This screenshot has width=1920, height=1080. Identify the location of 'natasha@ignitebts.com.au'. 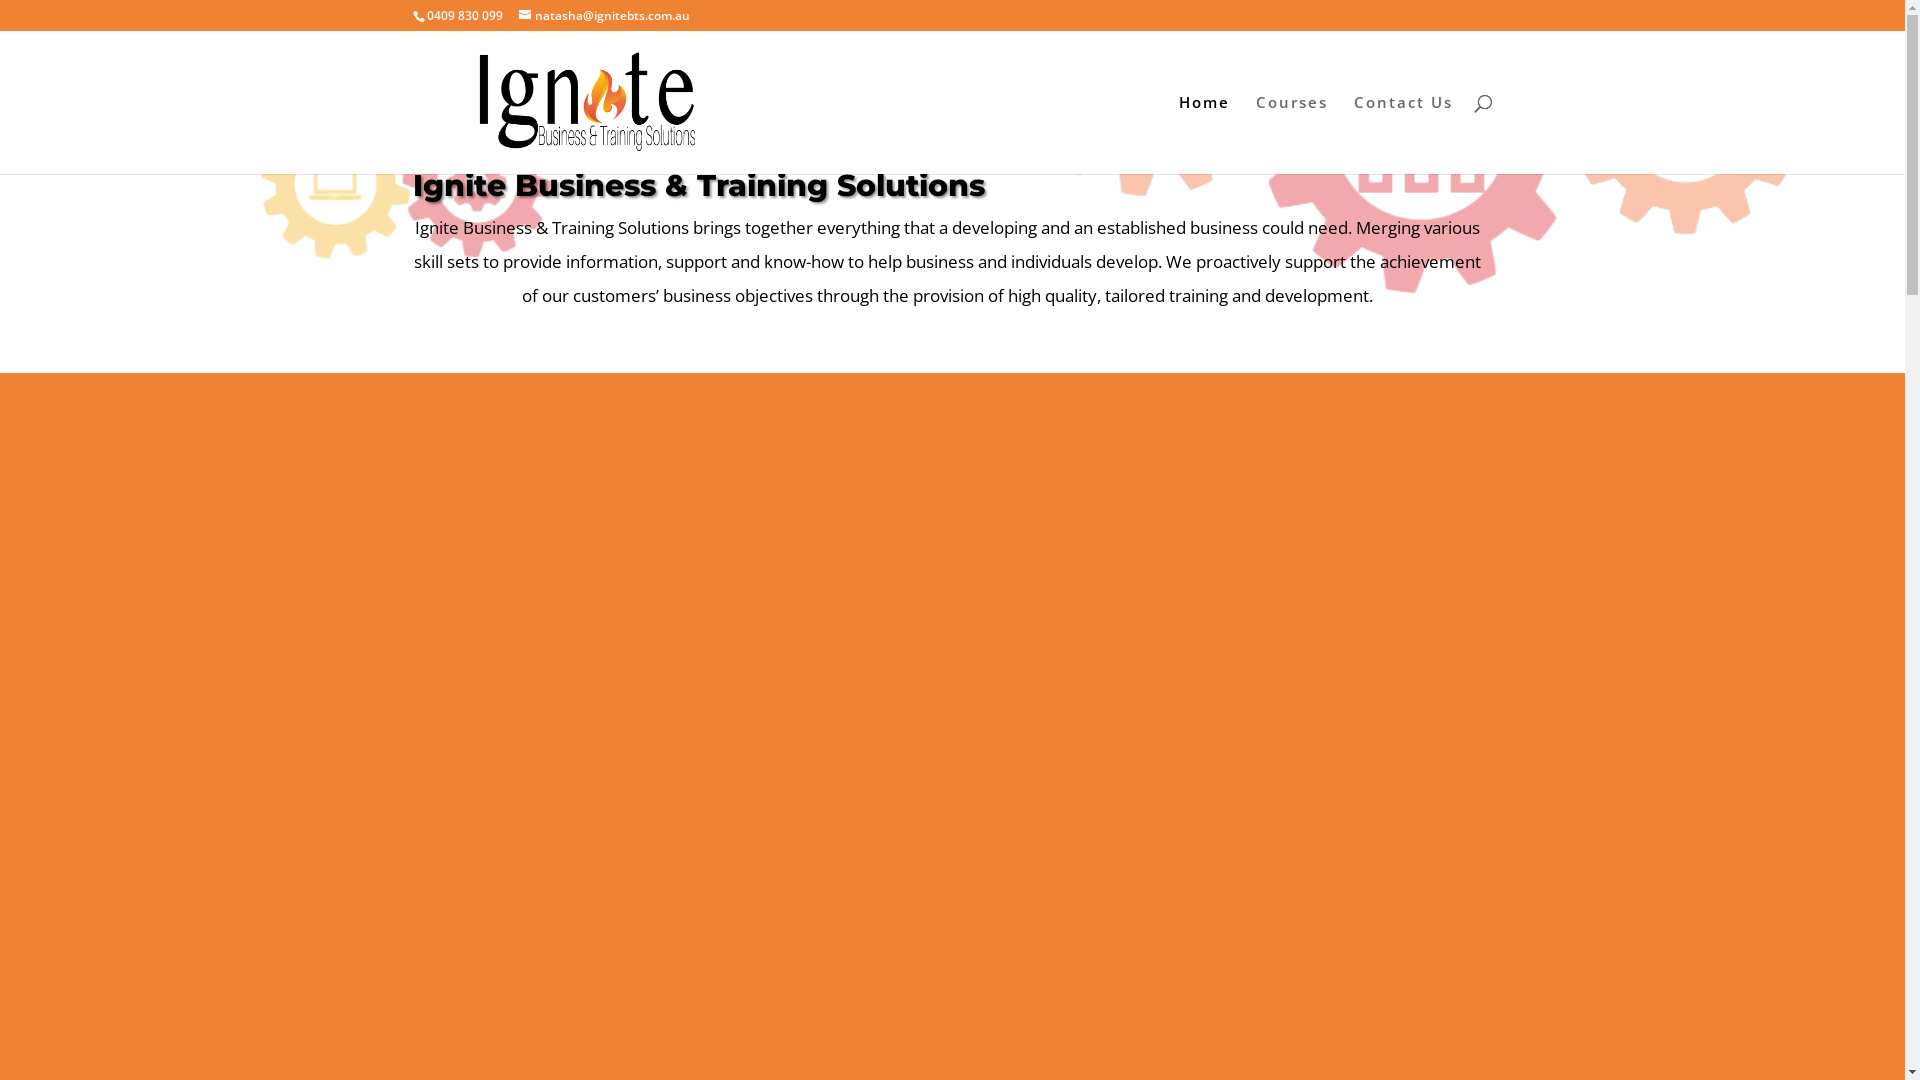
(602, 15).